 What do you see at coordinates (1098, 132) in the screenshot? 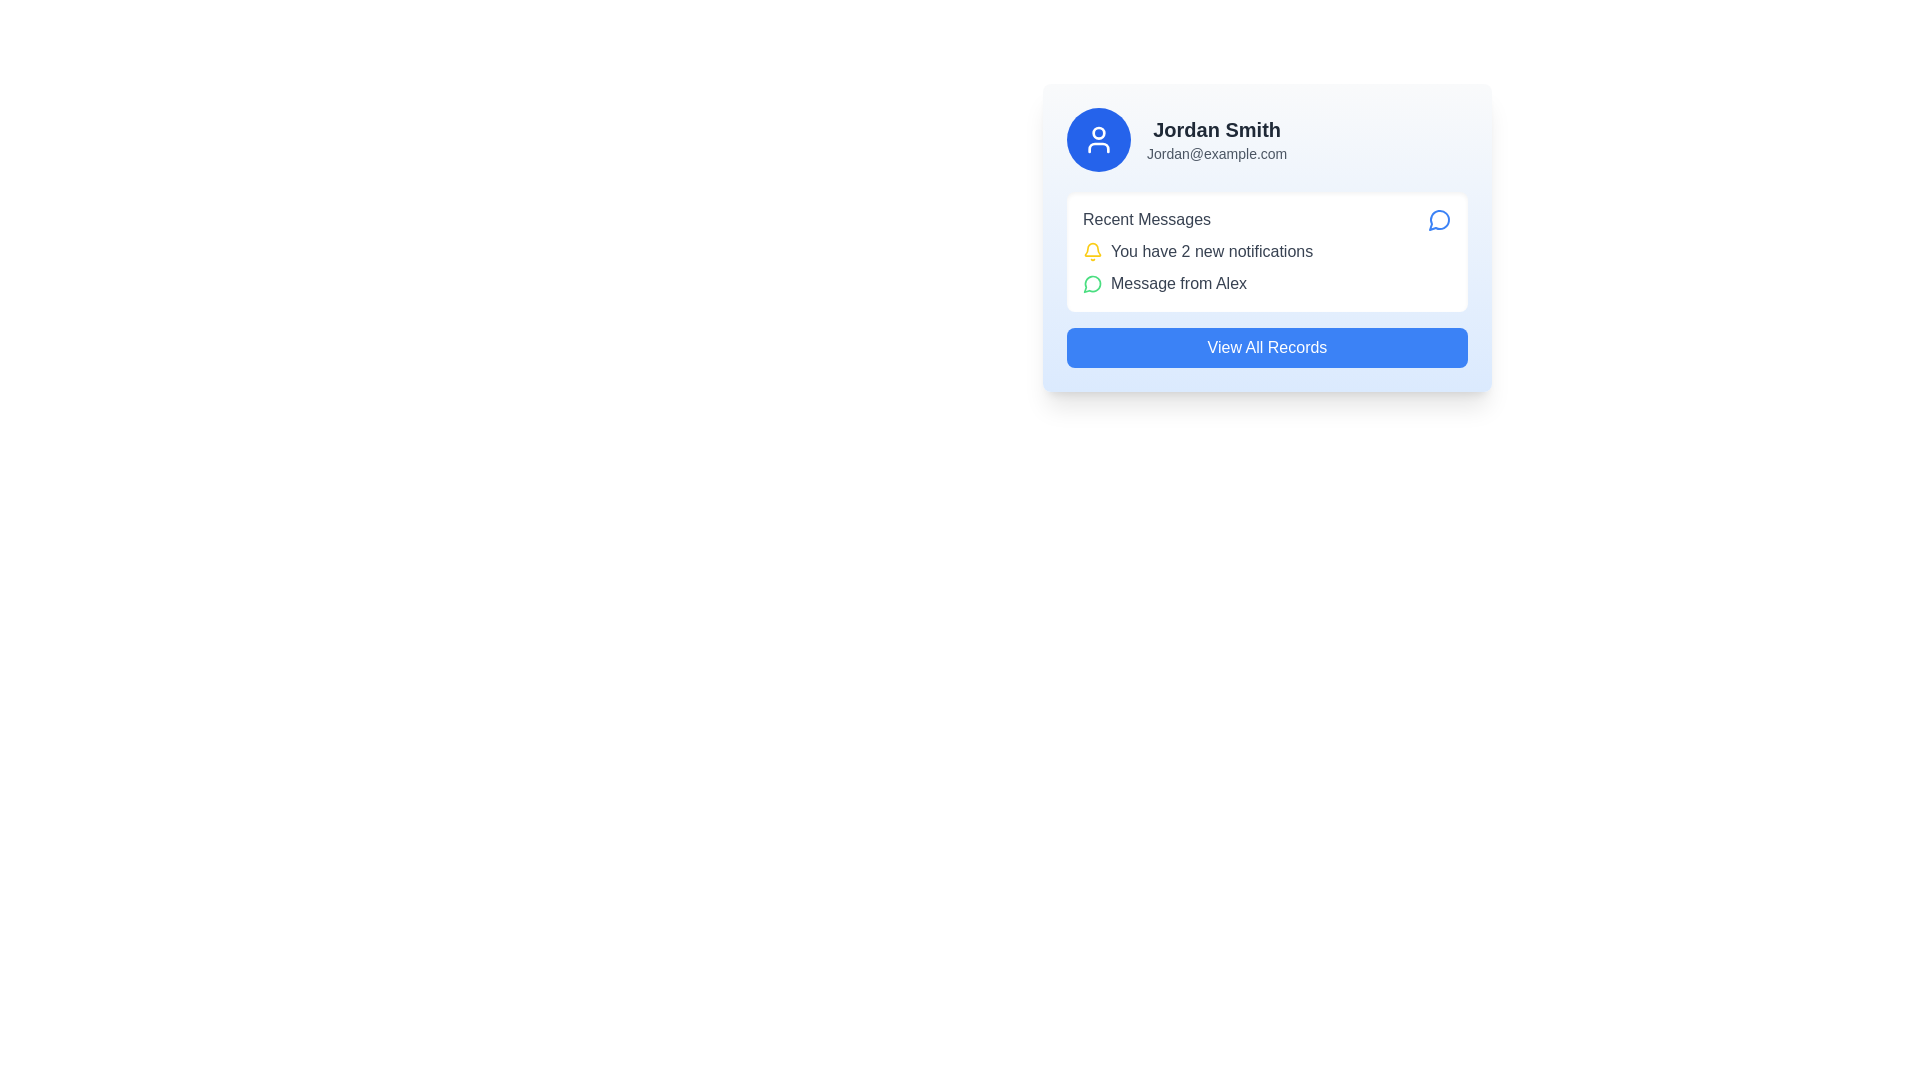
I see `the circular shape within the user profile icon, which is part of a larger face illustration` at bounding box center [1098, 132].